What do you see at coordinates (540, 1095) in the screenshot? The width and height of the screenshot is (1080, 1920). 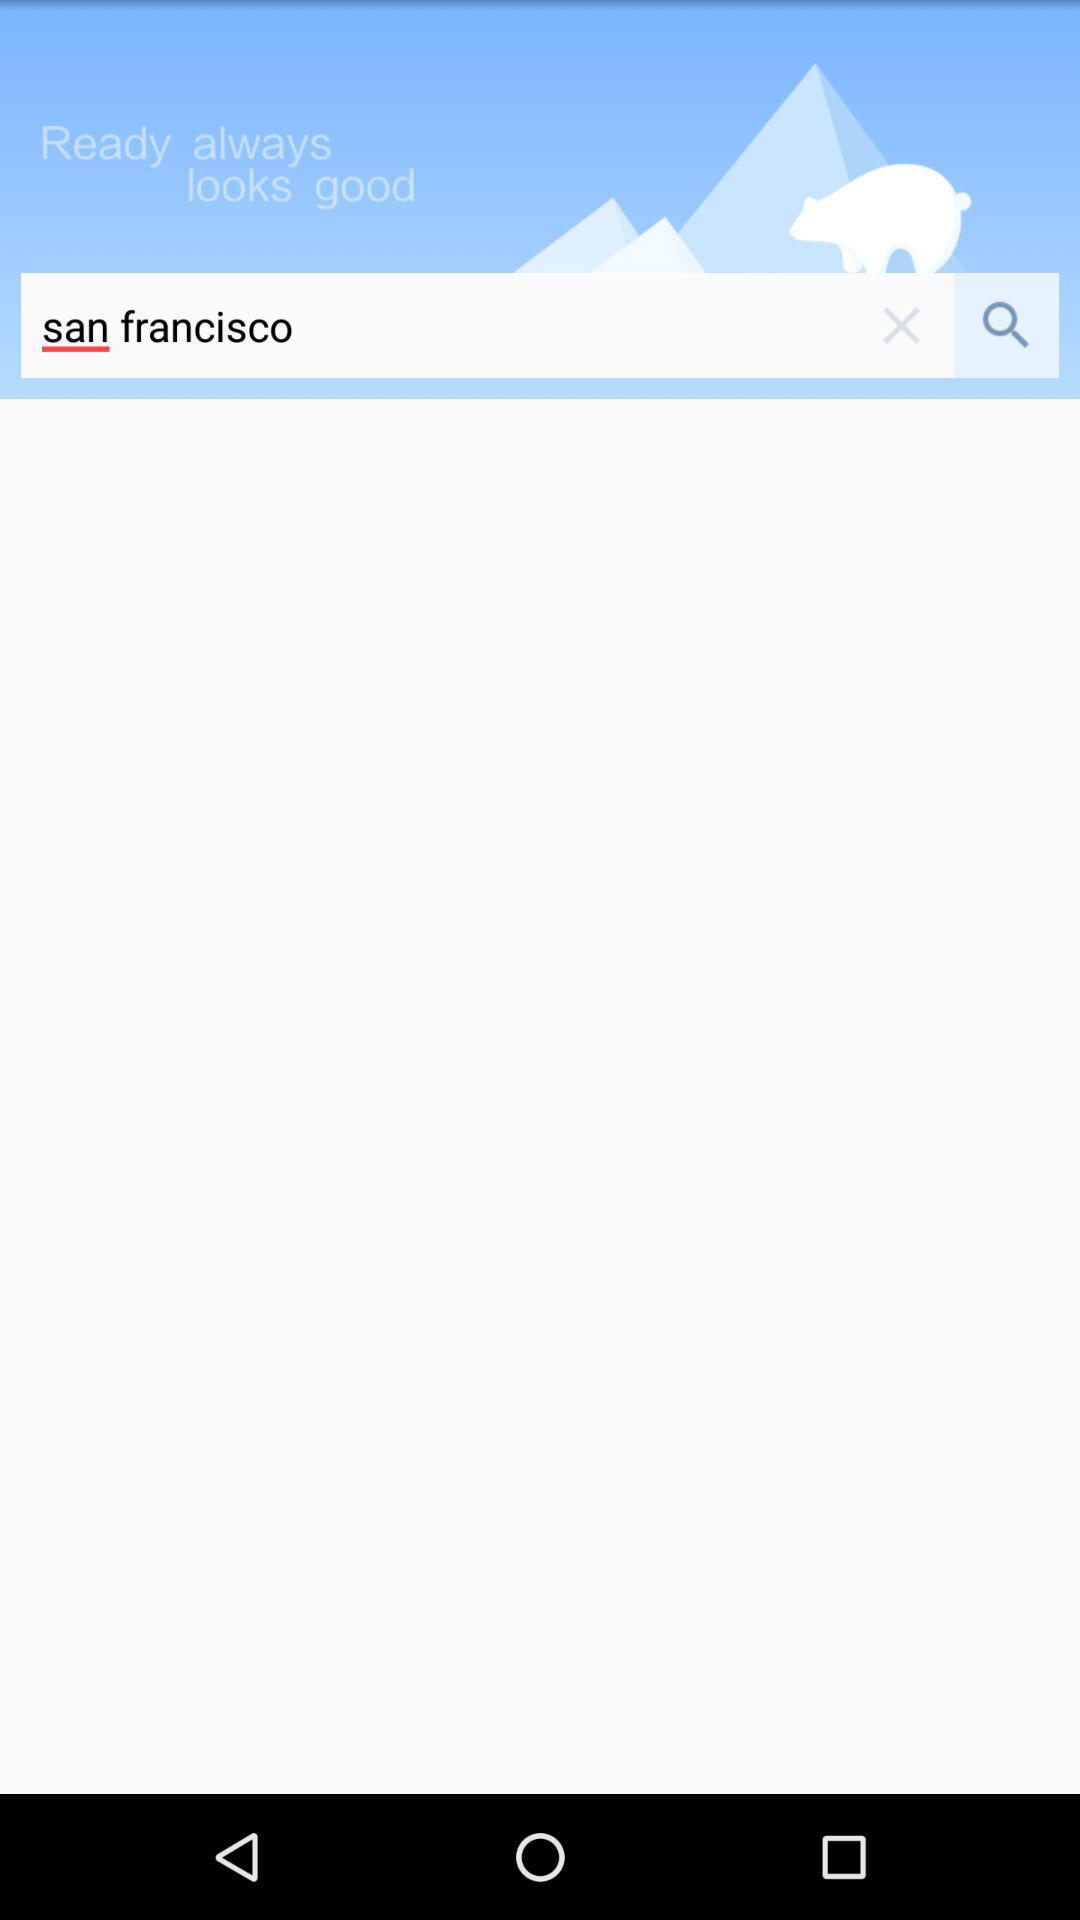 I see `icon at the center` at bounding box center [540, 1095].